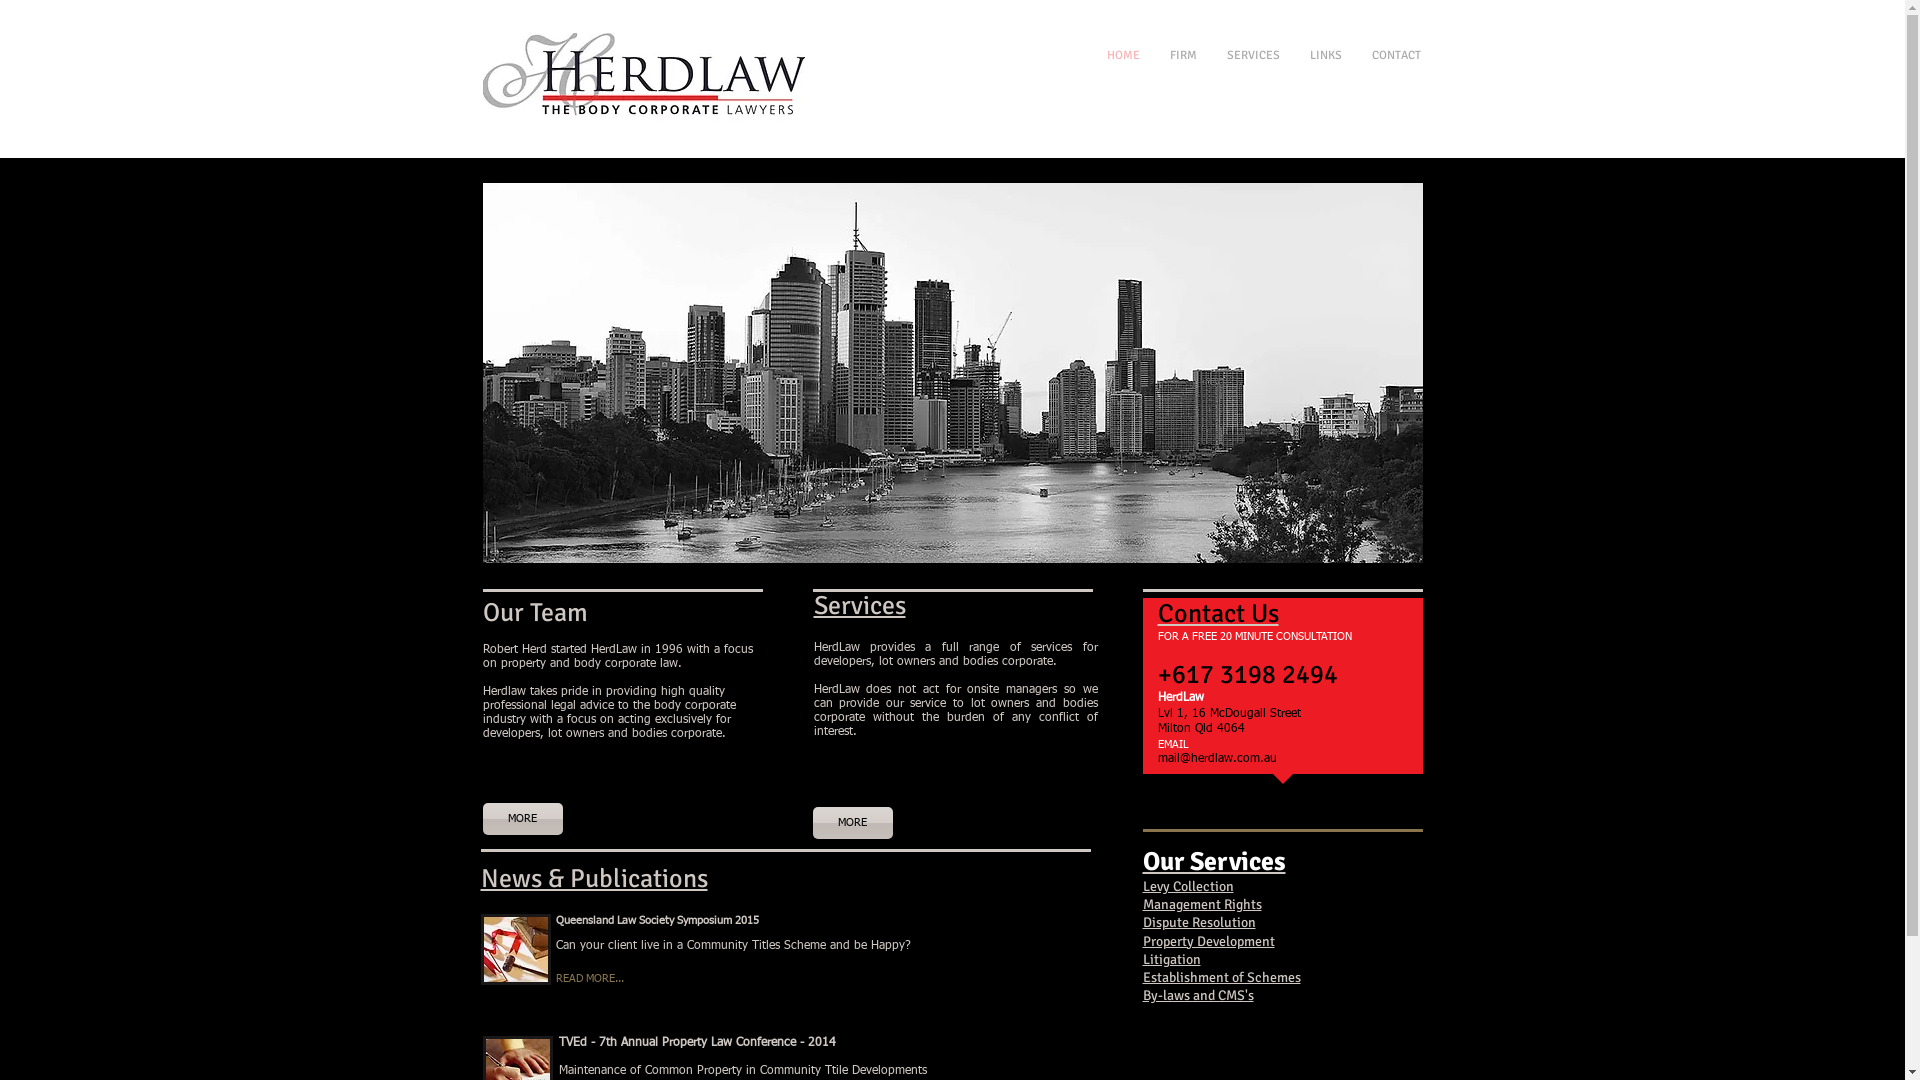  What do you see at coordinates (1212, 860) in the screenshot?
I see `'Our Services'` at bounding box center [1212, 860].